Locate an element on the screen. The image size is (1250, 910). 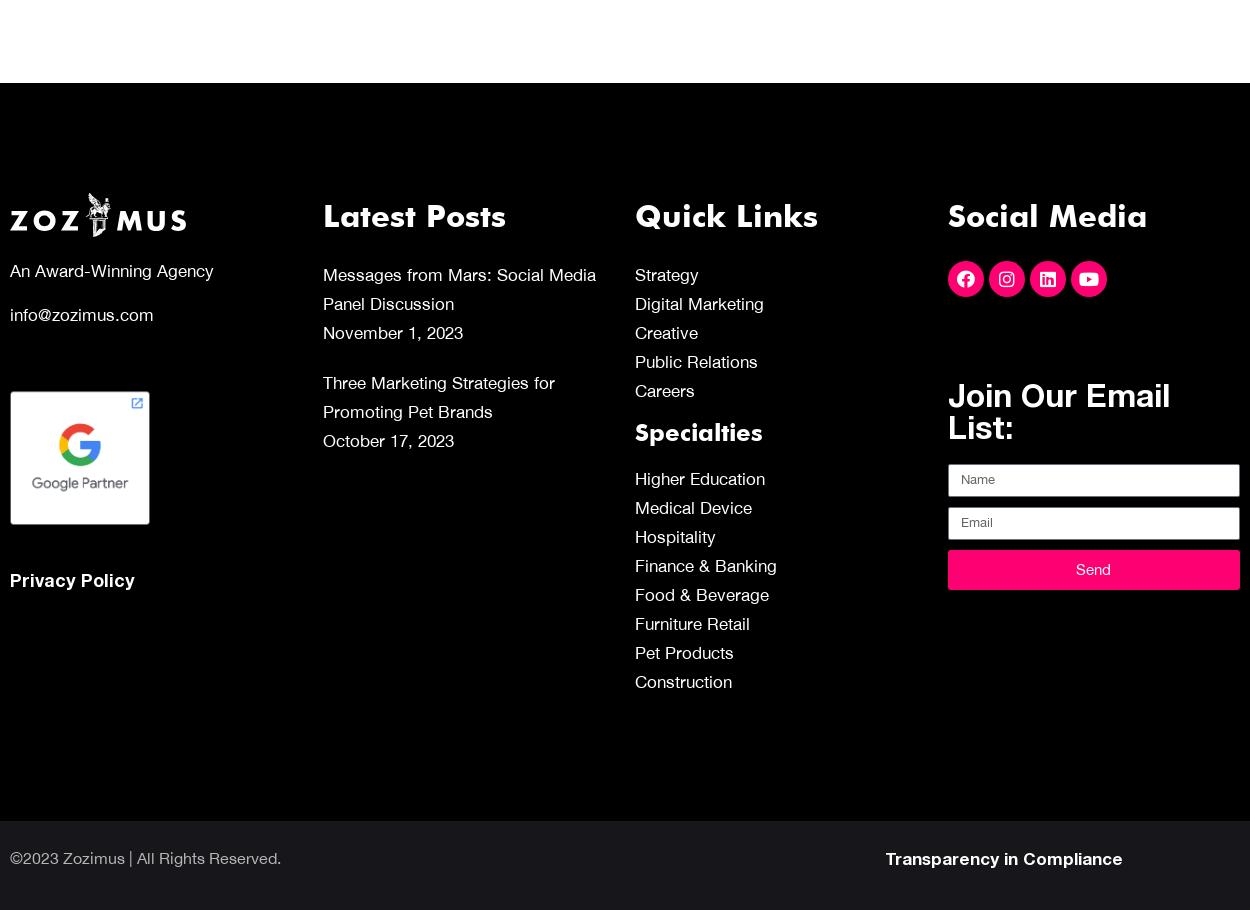
'Pet Products' is located at coordinates (684, 652).